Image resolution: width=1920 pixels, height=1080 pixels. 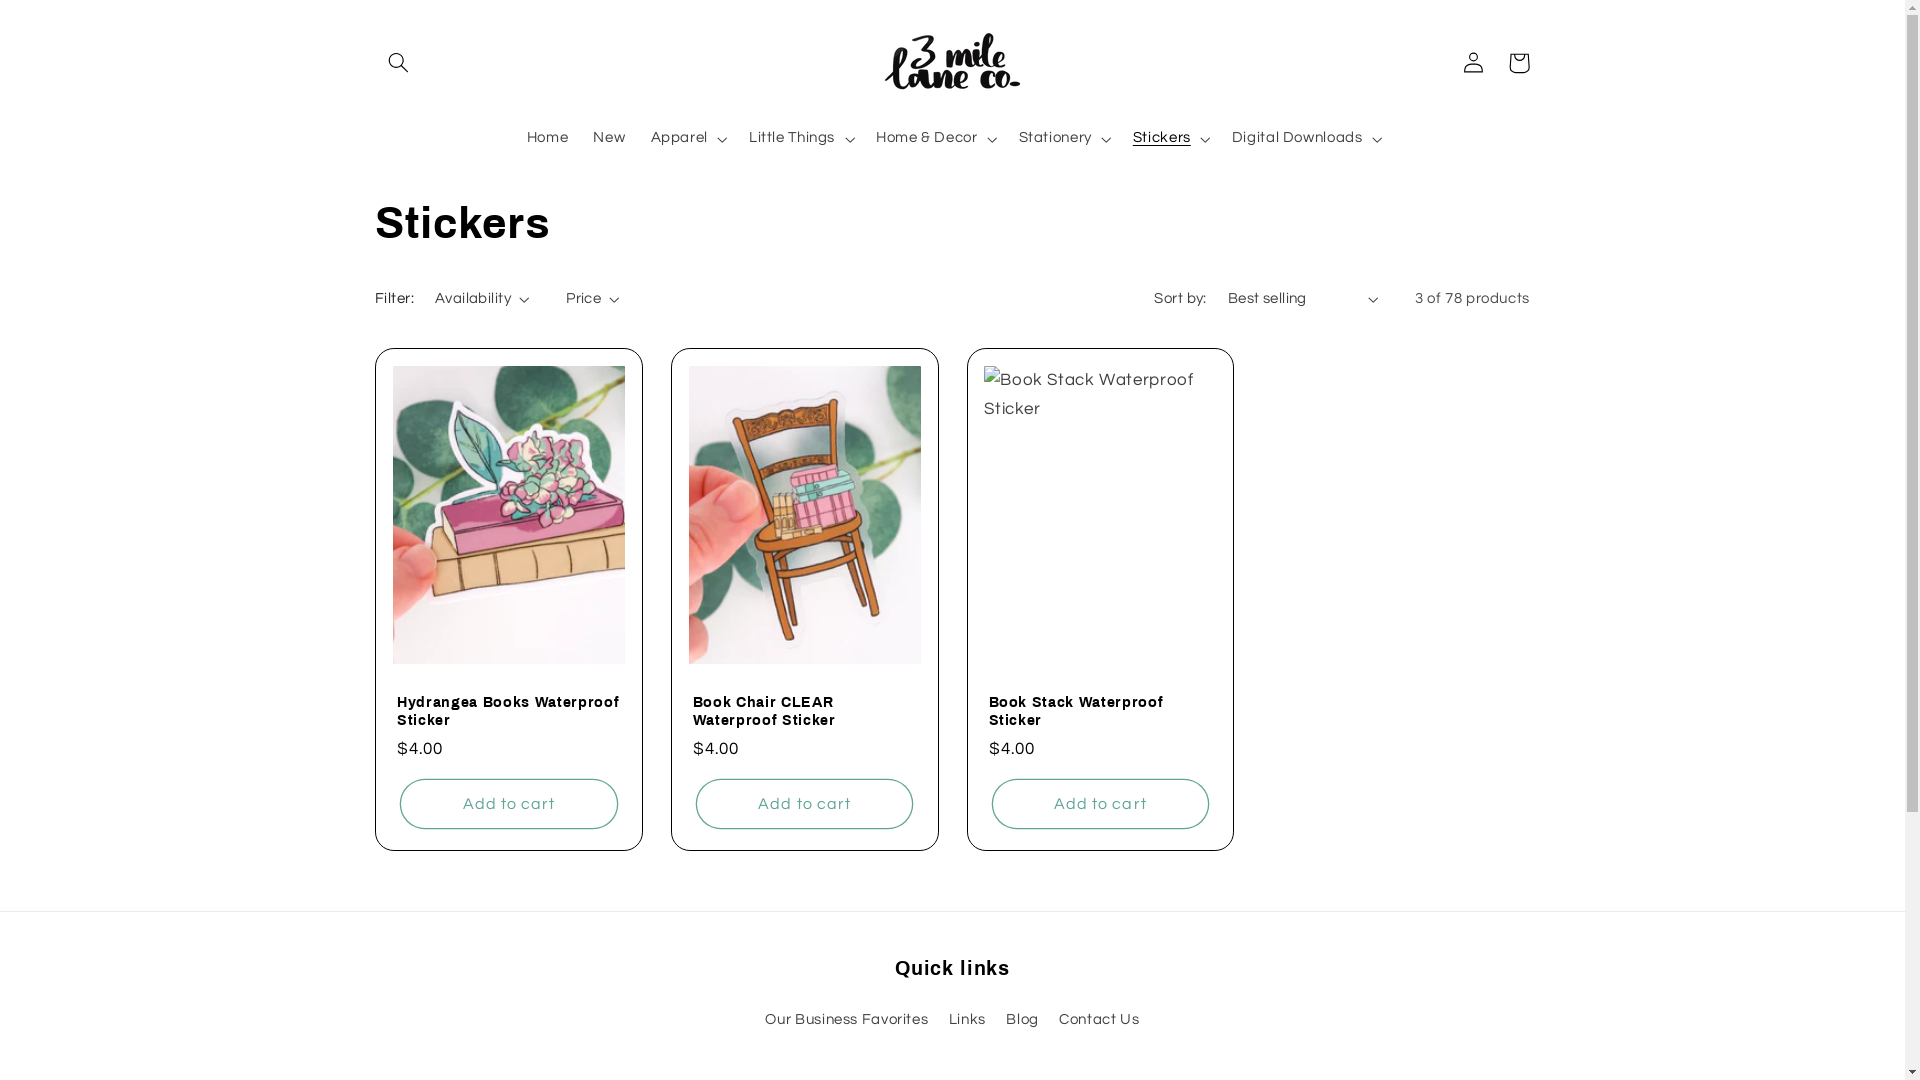 I want to click on 'Contact Us', so click(x=1058, y=1019).